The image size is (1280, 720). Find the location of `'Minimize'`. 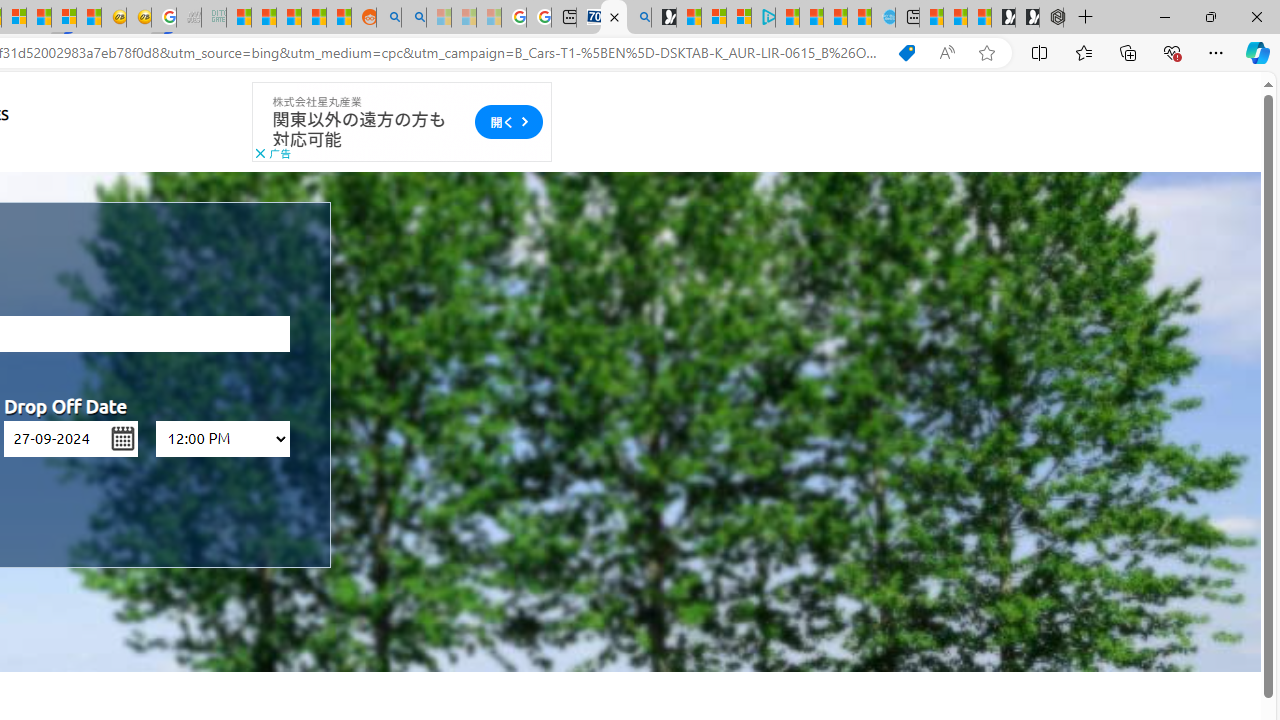

'Minimize' is located at coordinates (1164, 16).